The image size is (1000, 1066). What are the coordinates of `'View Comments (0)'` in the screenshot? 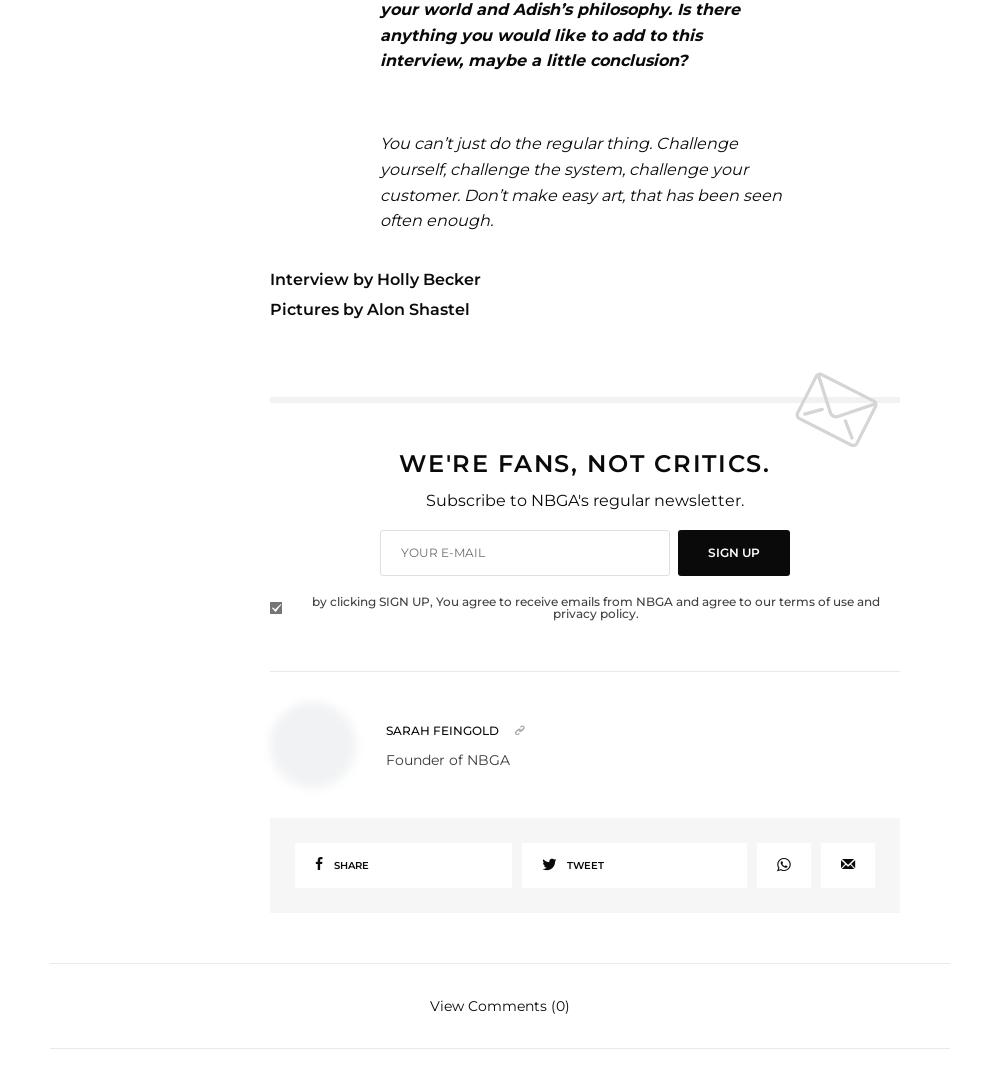 It's located at (500, 1005).